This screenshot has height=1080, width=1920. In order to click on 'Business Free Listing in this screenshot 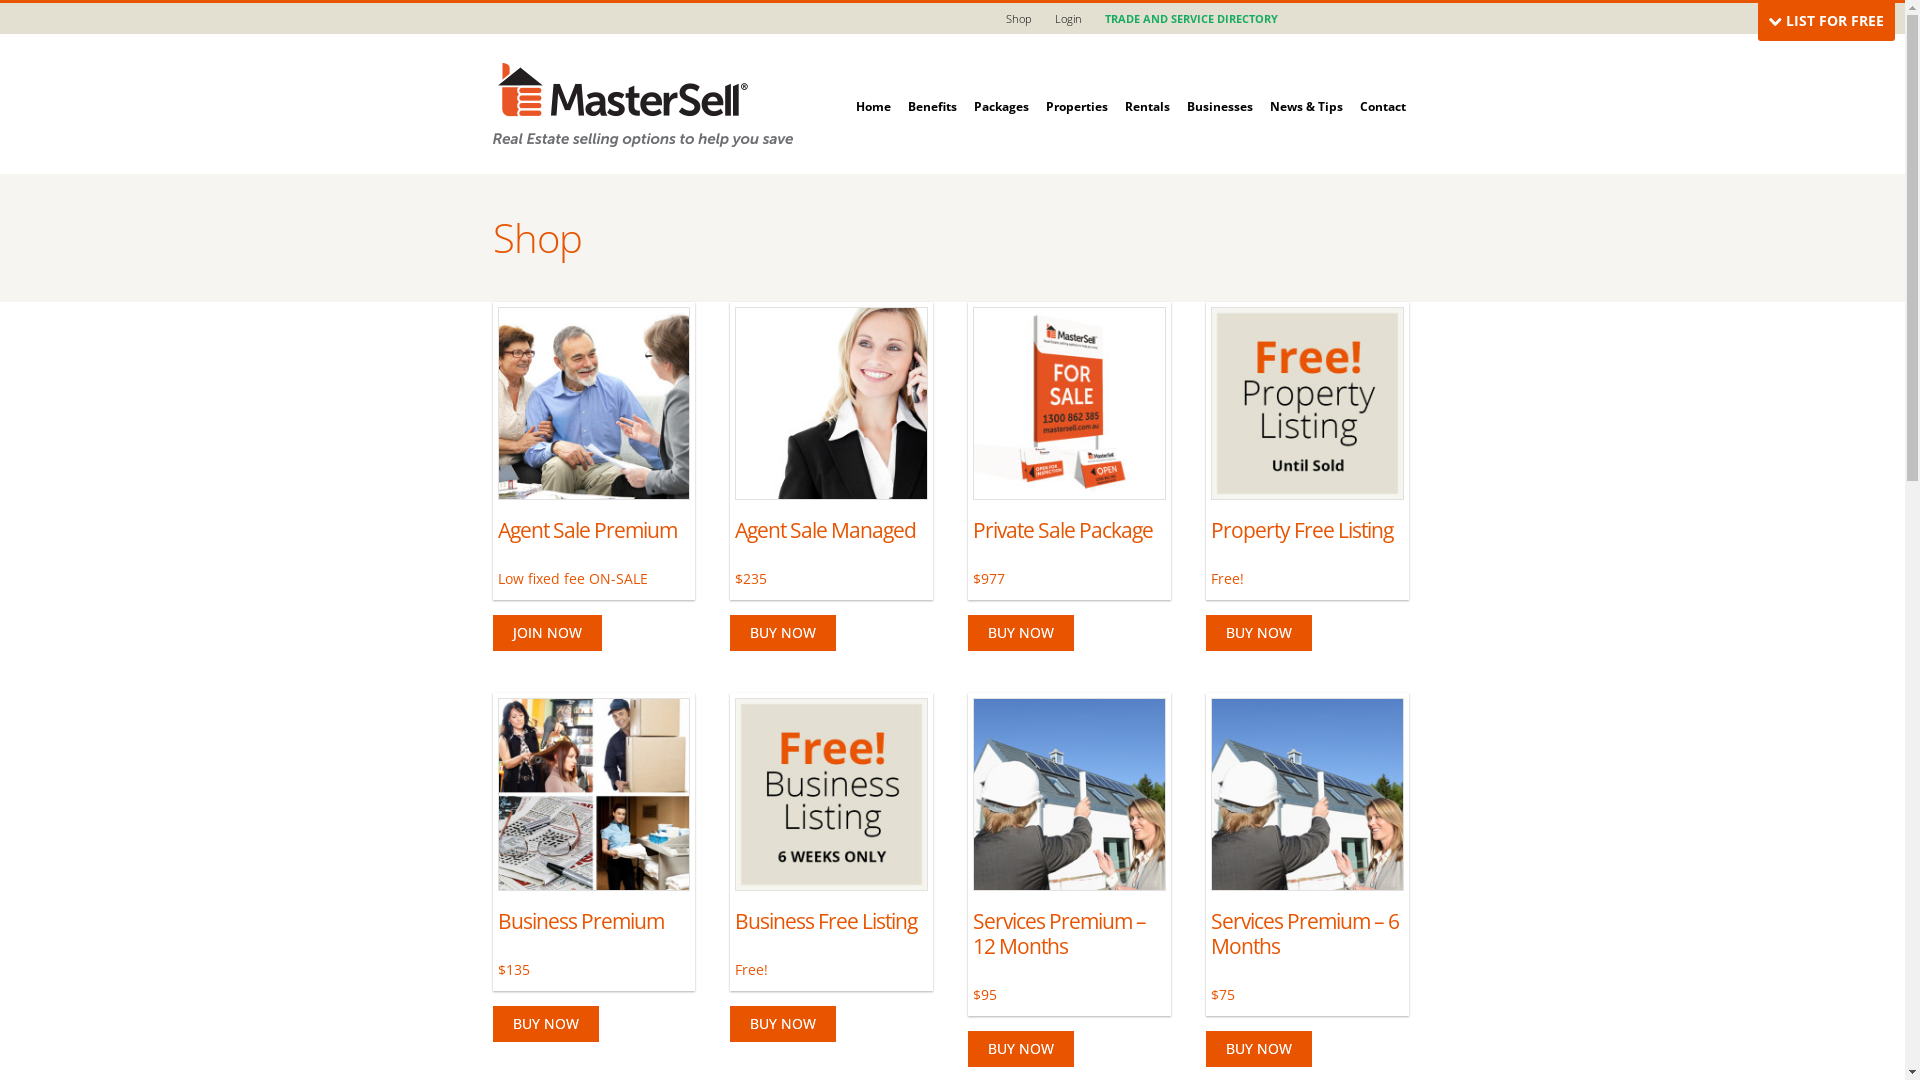, I will do `click(733, 838)`.